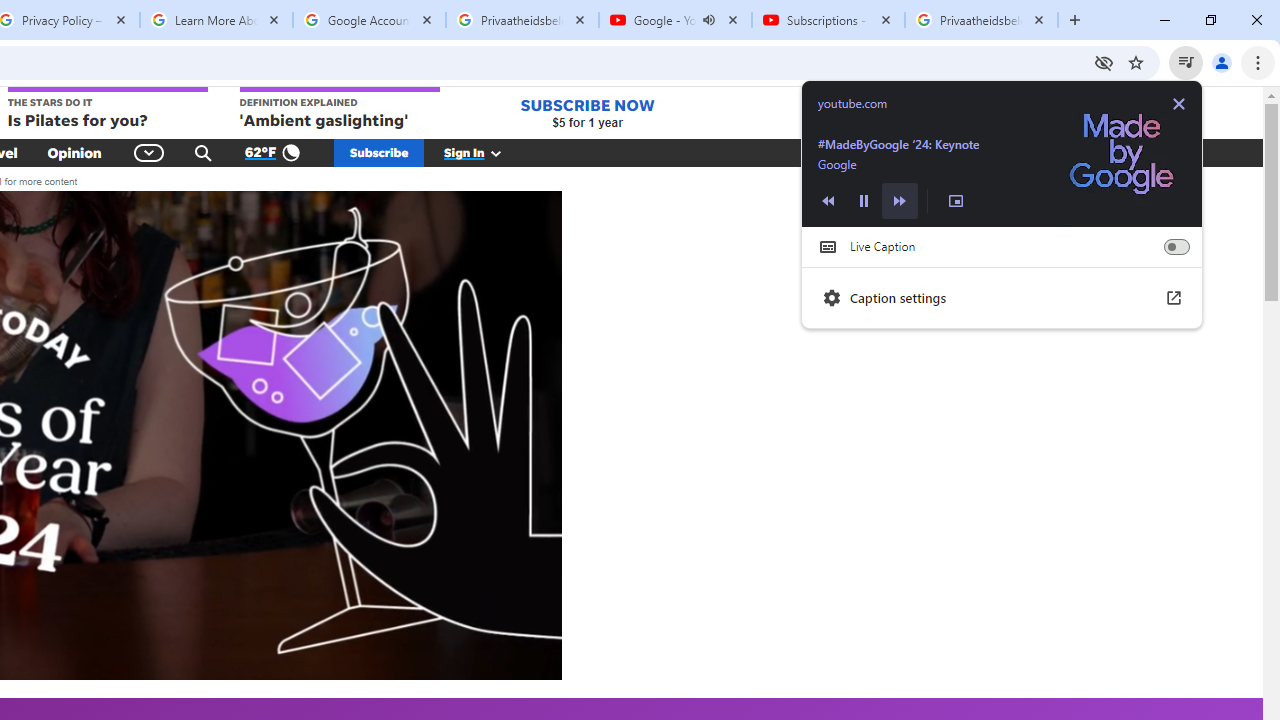  Describe the element at coordinates (105, 109) in the screenshot. I see `'THE STARS DO IT Is Pilates for you?'` at that location.